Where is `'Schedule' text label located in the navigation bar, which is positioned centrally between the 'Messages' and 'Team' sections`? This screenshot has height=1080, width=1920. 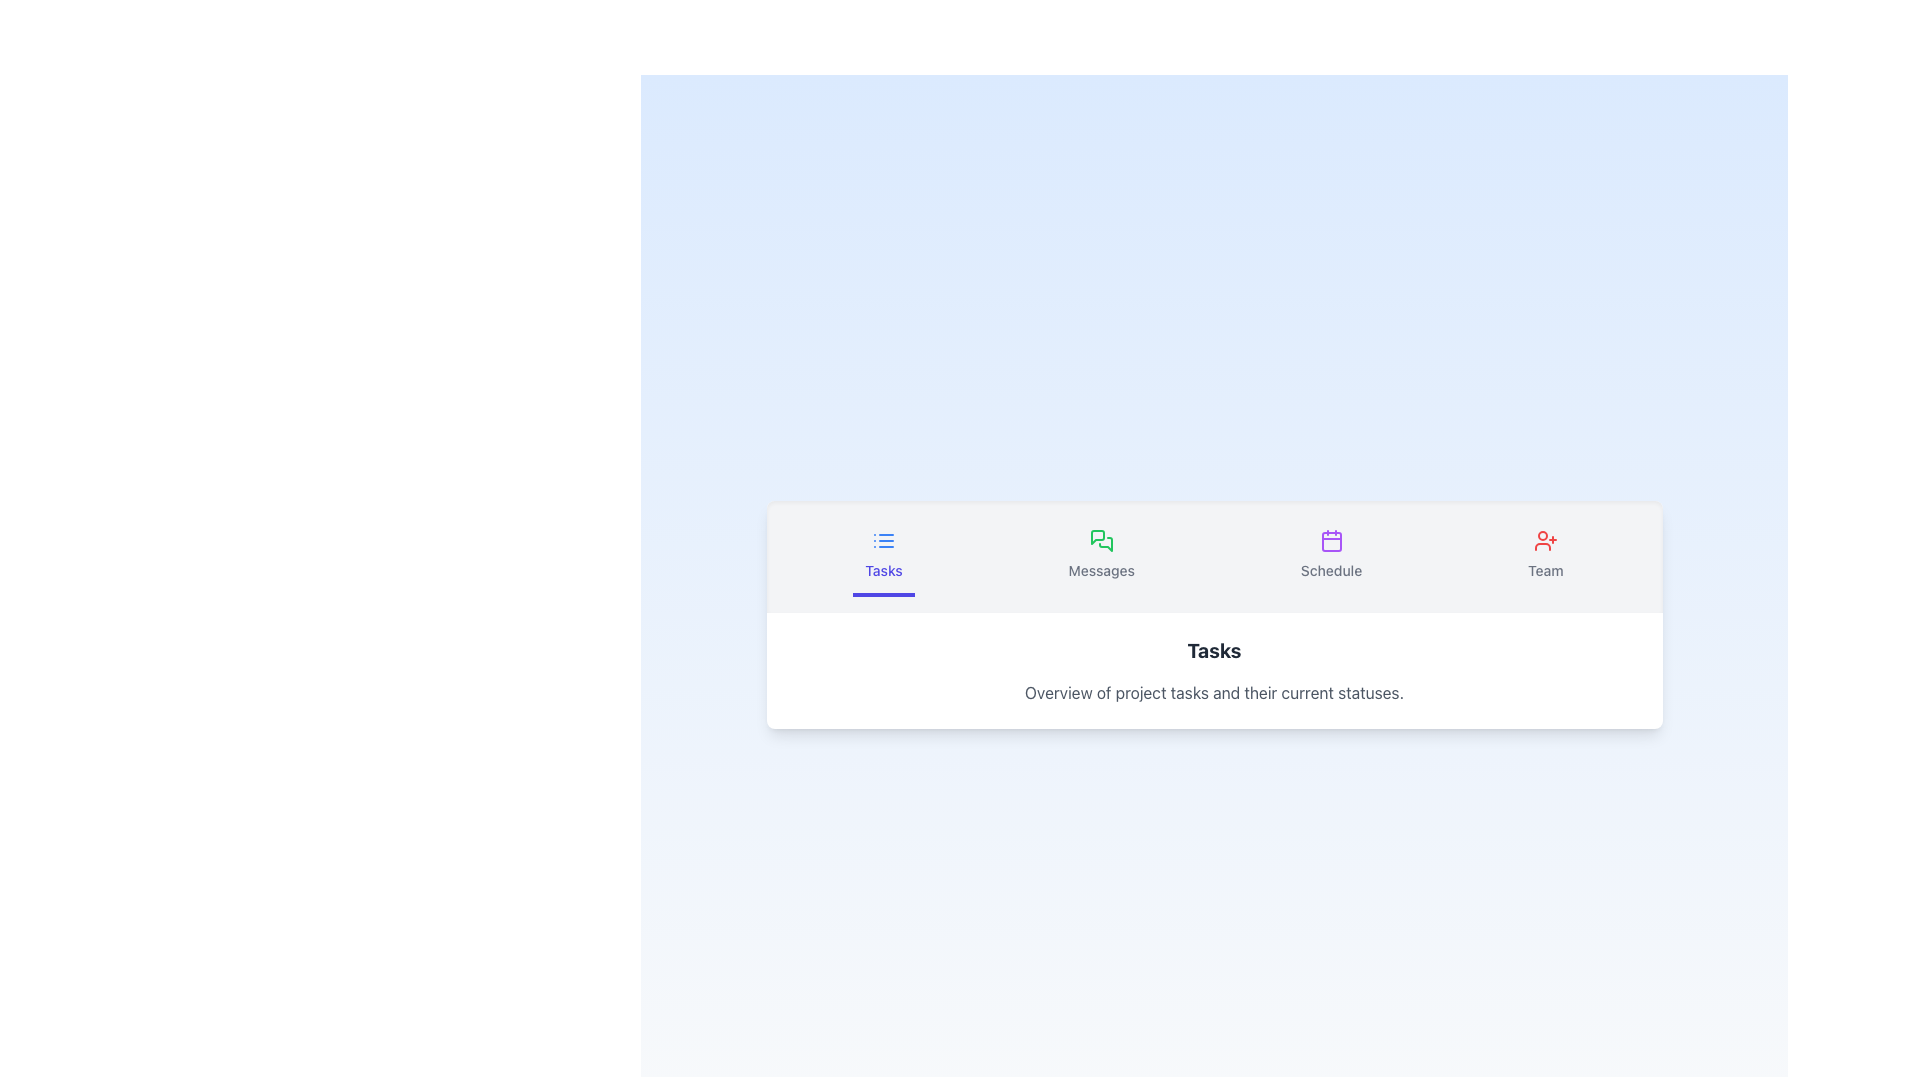 'Schedule' text label located in the navigation bar, which is positioned centrally between the 'Messages' and 'Team' sections is located at coordinates (1331, 570).